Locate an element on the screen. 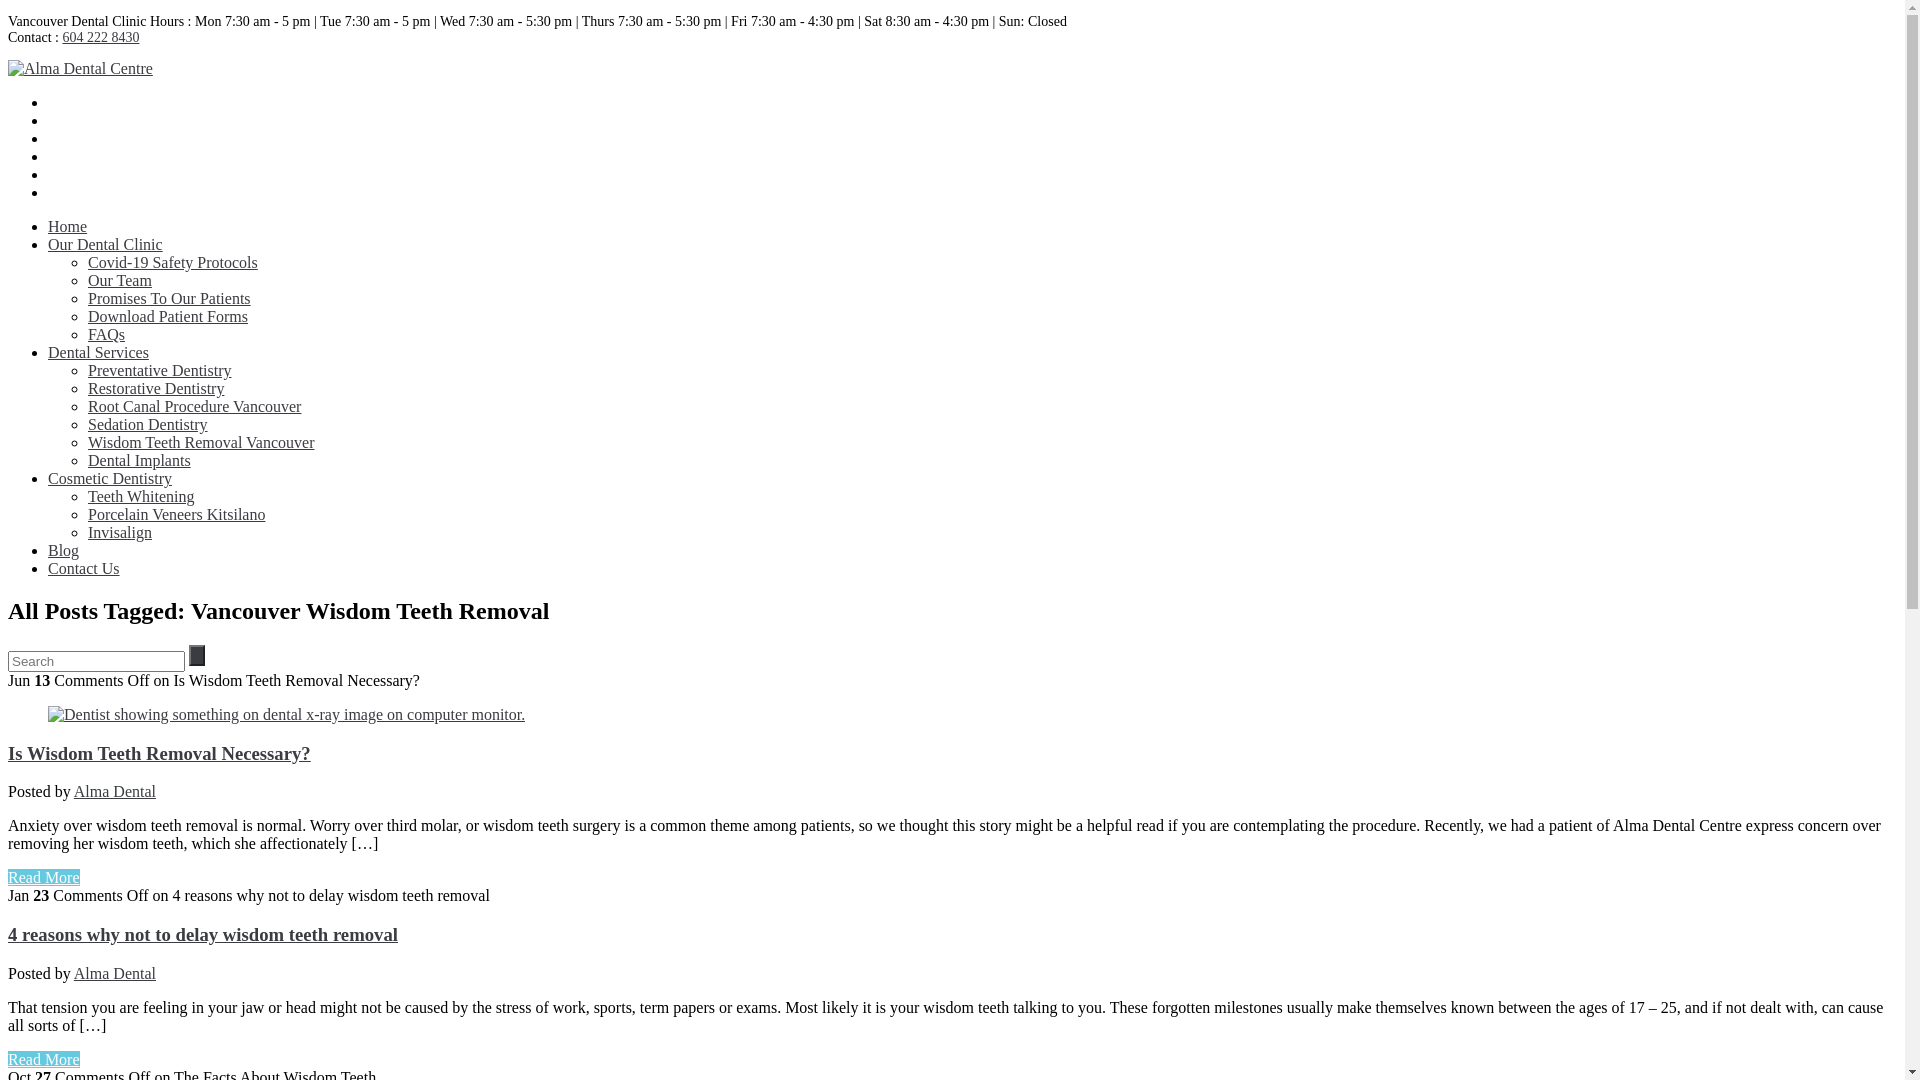 The image size is (1920, 1080). 'Alma Dental' is located at coordinates (73, 972).